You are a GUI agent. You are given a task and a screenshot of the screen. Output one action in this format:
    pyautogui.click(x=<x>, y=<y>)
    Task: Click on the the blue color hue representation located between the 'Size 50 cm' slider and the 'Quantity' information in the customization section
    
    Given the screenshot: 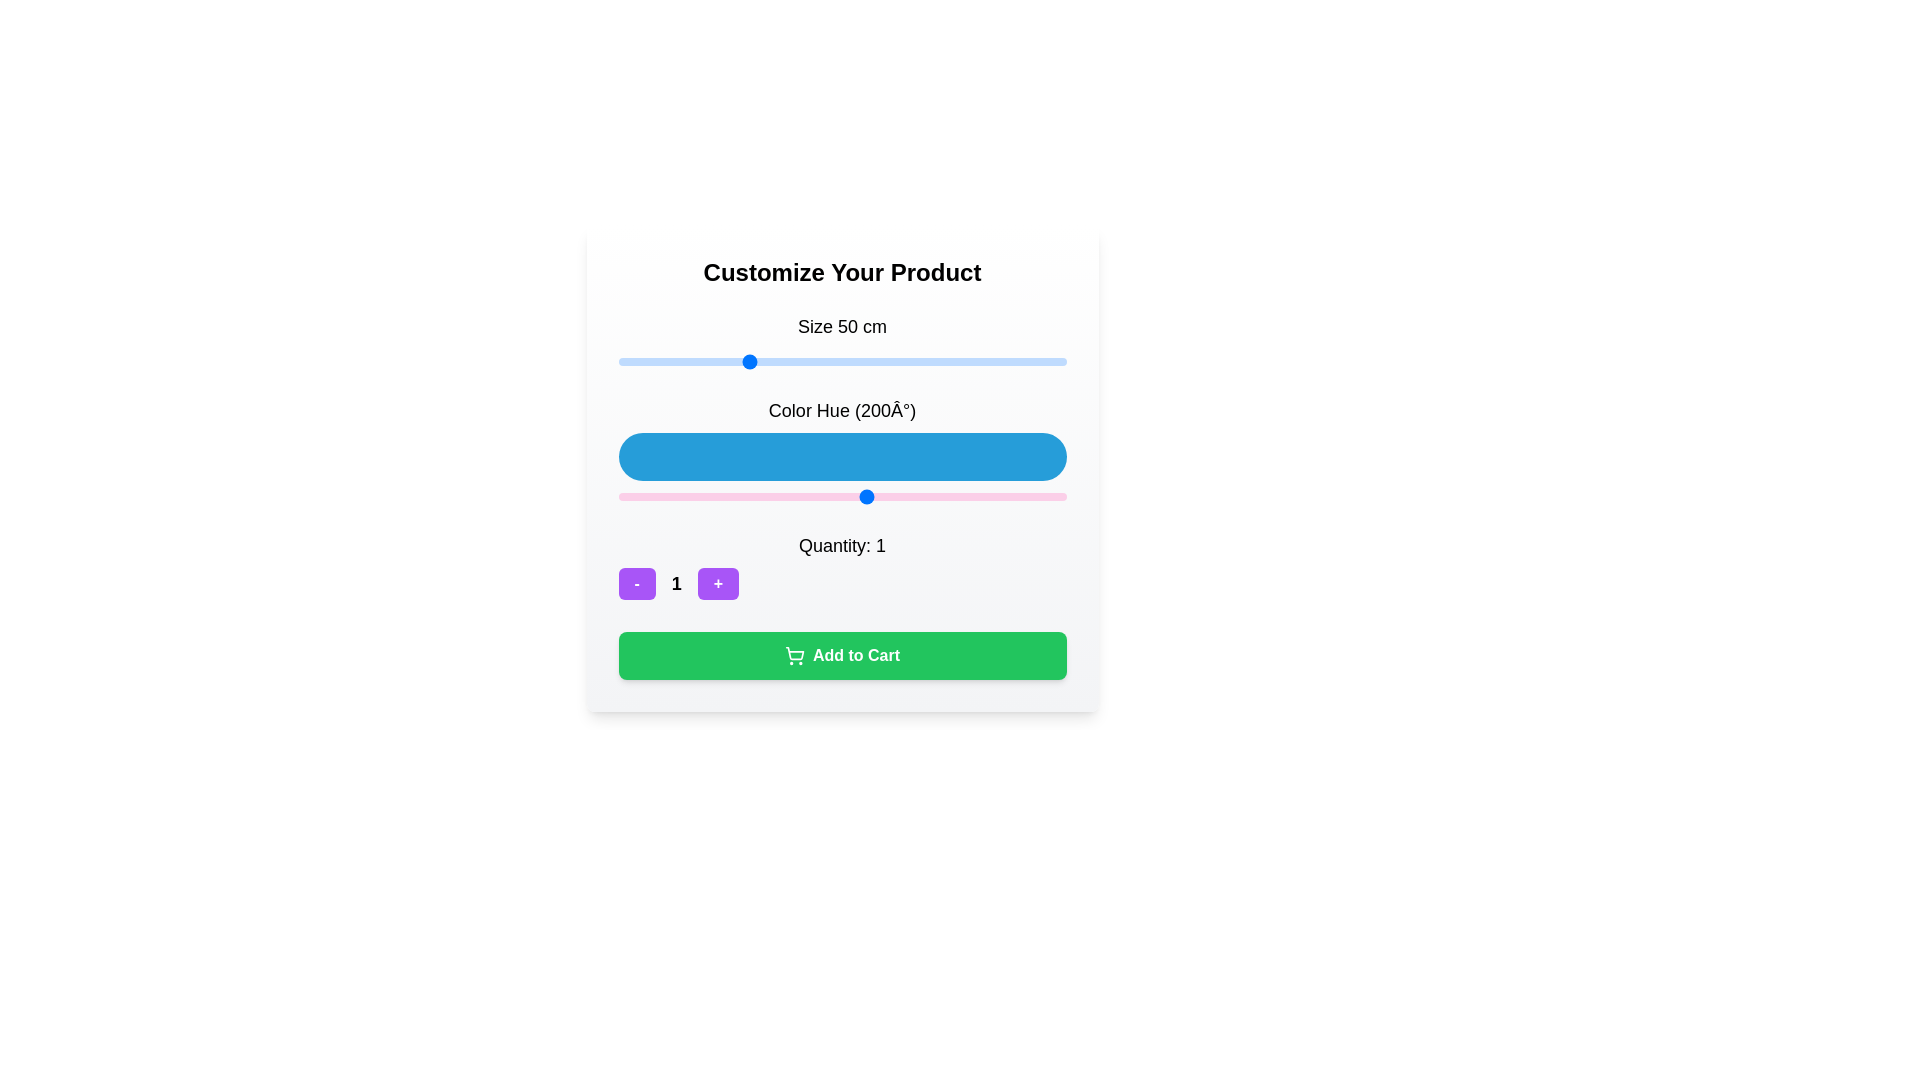 What is the action you would take?
    pyautogui.click(x=842, y=456)
    